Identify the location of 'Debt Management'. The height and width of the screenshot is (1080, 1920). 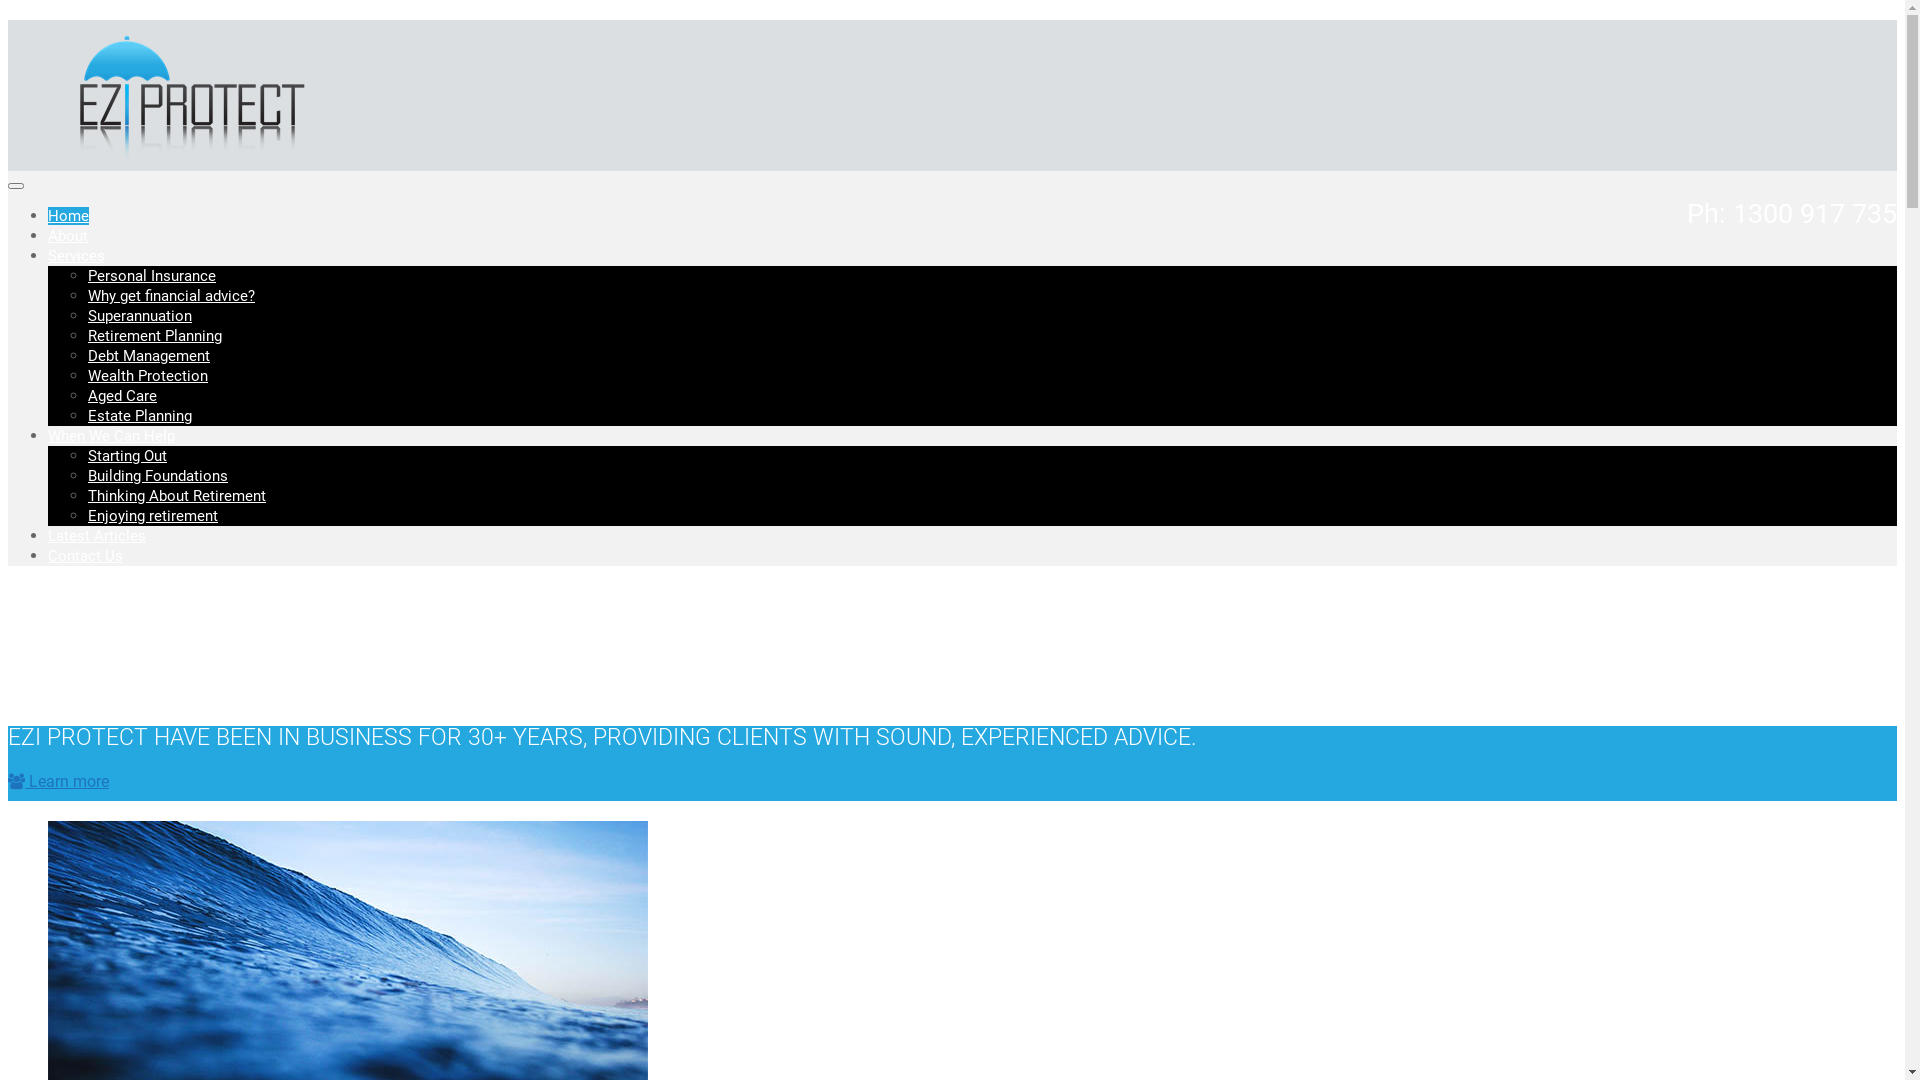
(147, 354).